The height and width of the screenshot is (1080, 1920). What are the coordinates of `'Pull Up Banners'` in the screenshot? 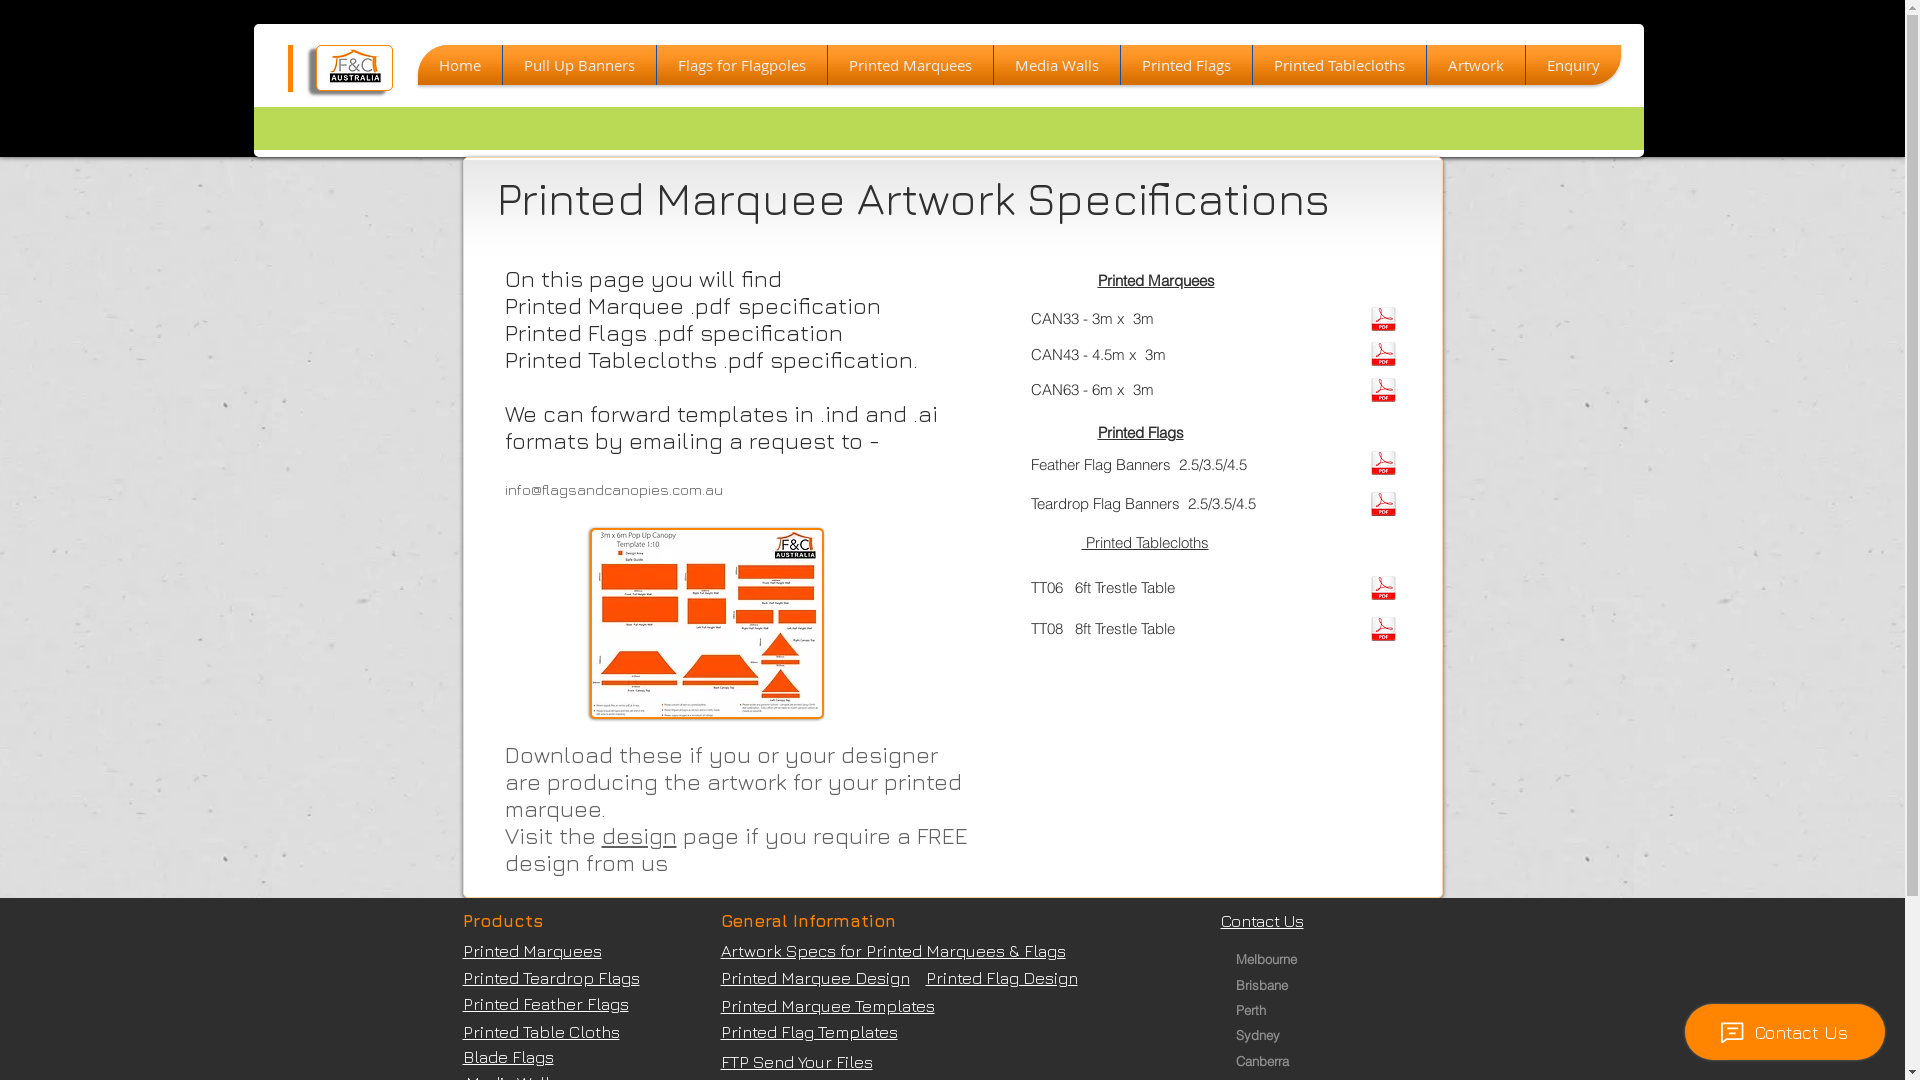 It's located at (577, 64).